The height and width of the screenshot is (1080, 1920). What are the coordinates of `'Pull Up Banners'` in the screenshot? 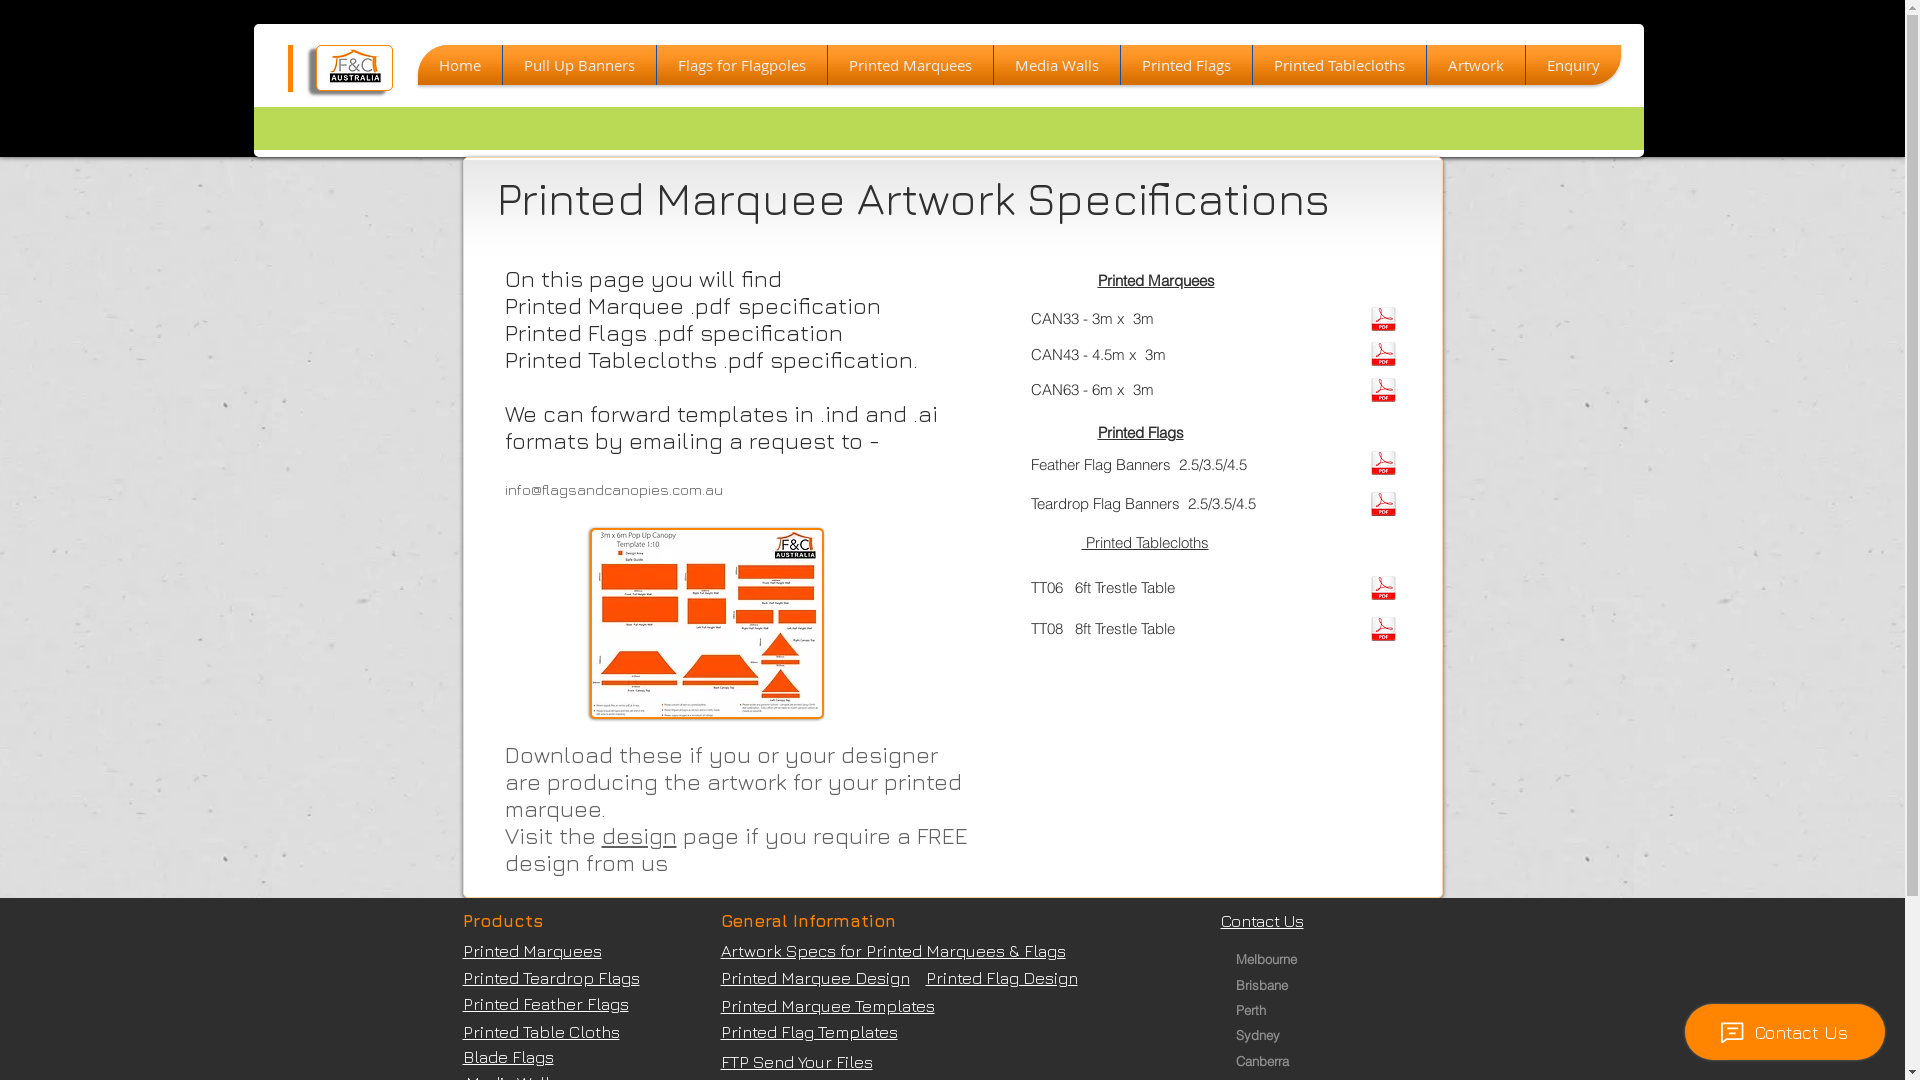 It's located at (577, 64).